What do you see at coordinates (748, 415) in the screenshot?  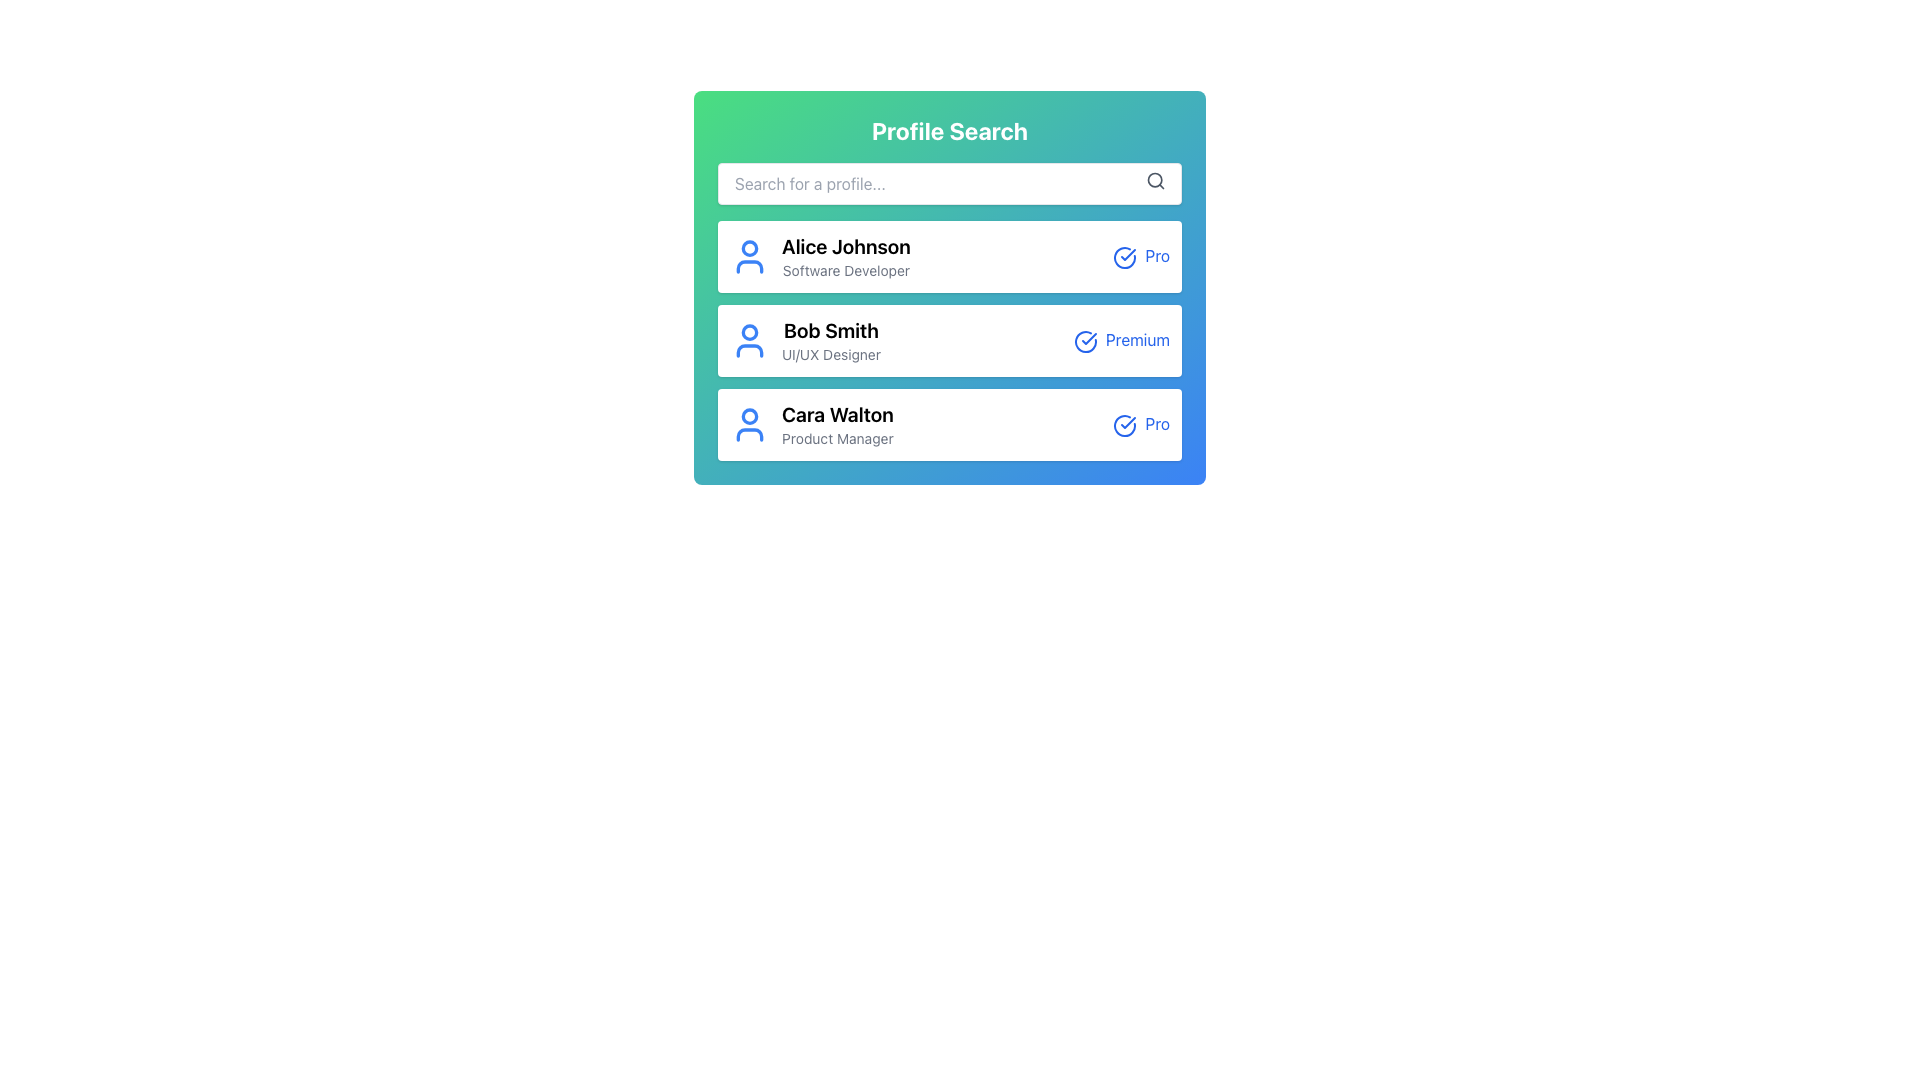 I see `the SVG Circle representing the head part of a person's silhouette in the third Profile Card under the Profile Search header` at bounding box center [748, 415].